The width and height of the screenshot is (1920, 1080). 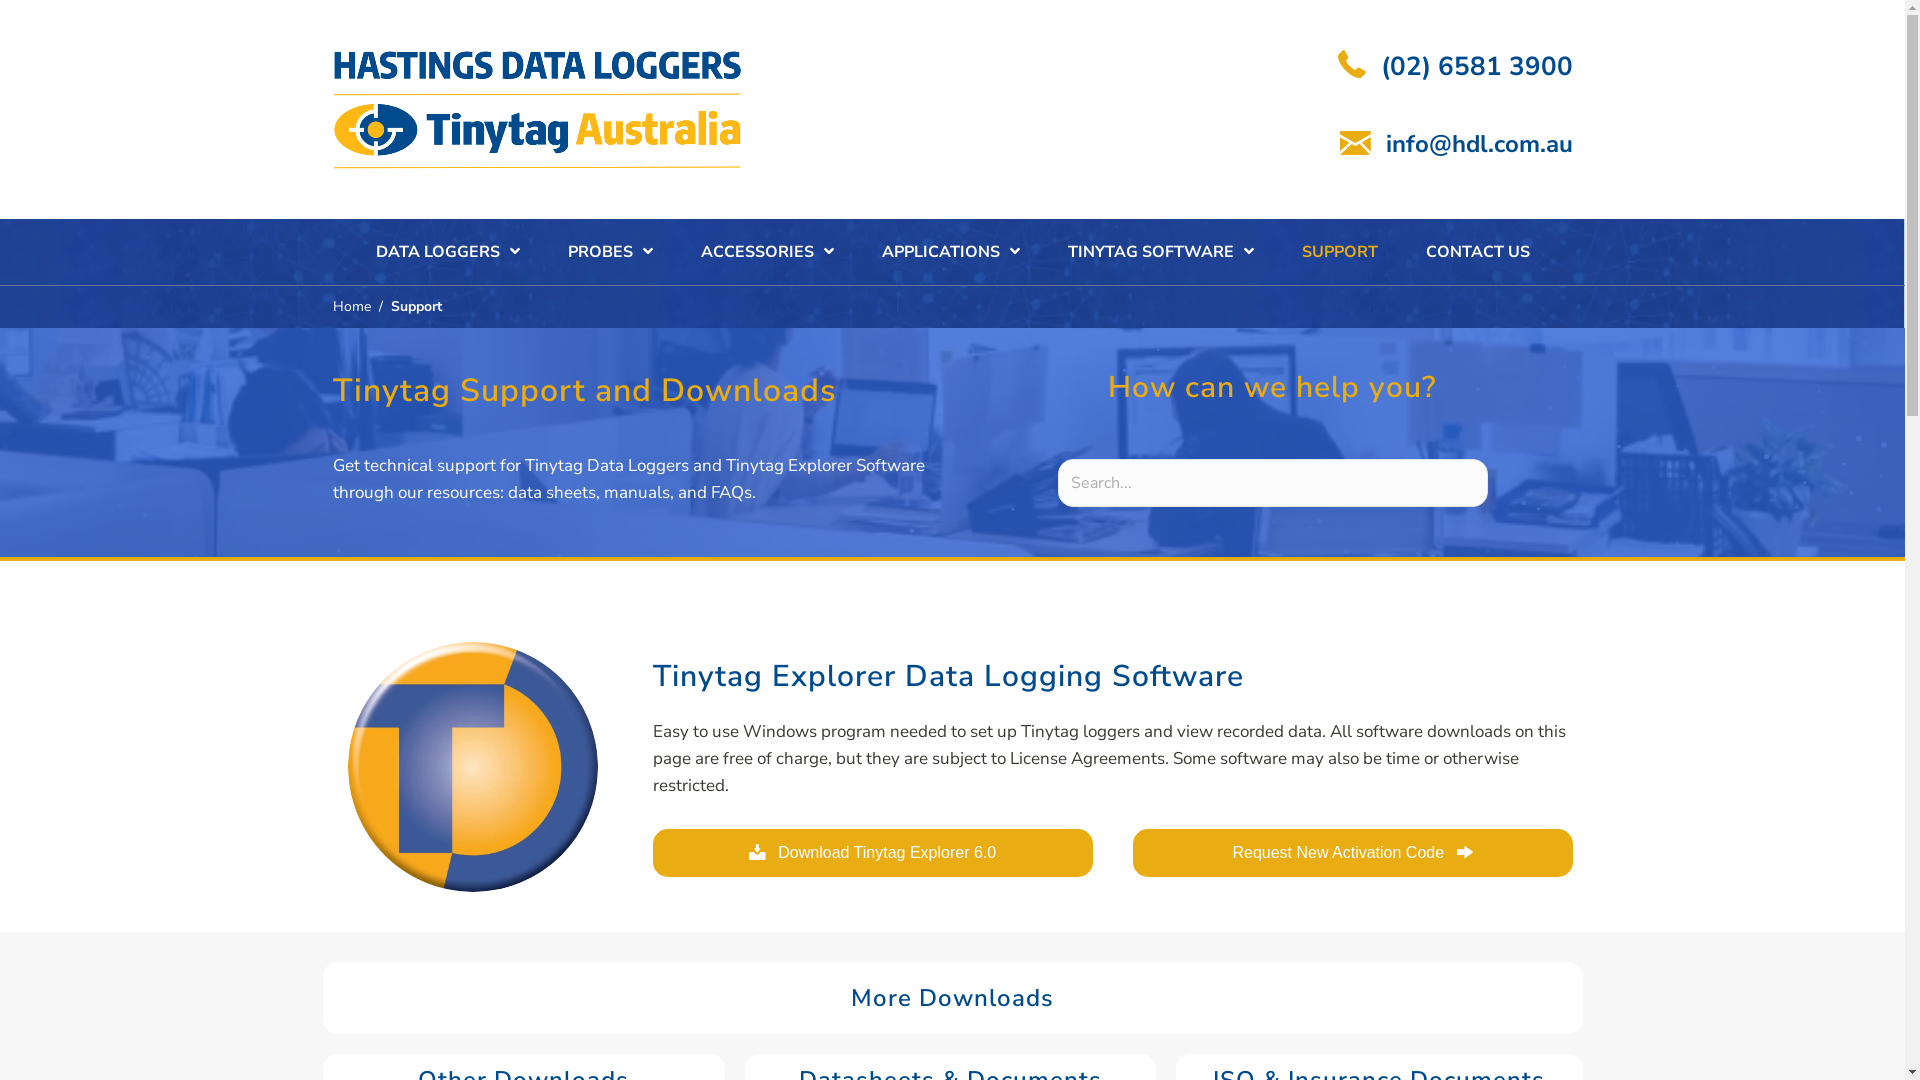 I want to click on 'Home', so click(x=350, y=306).